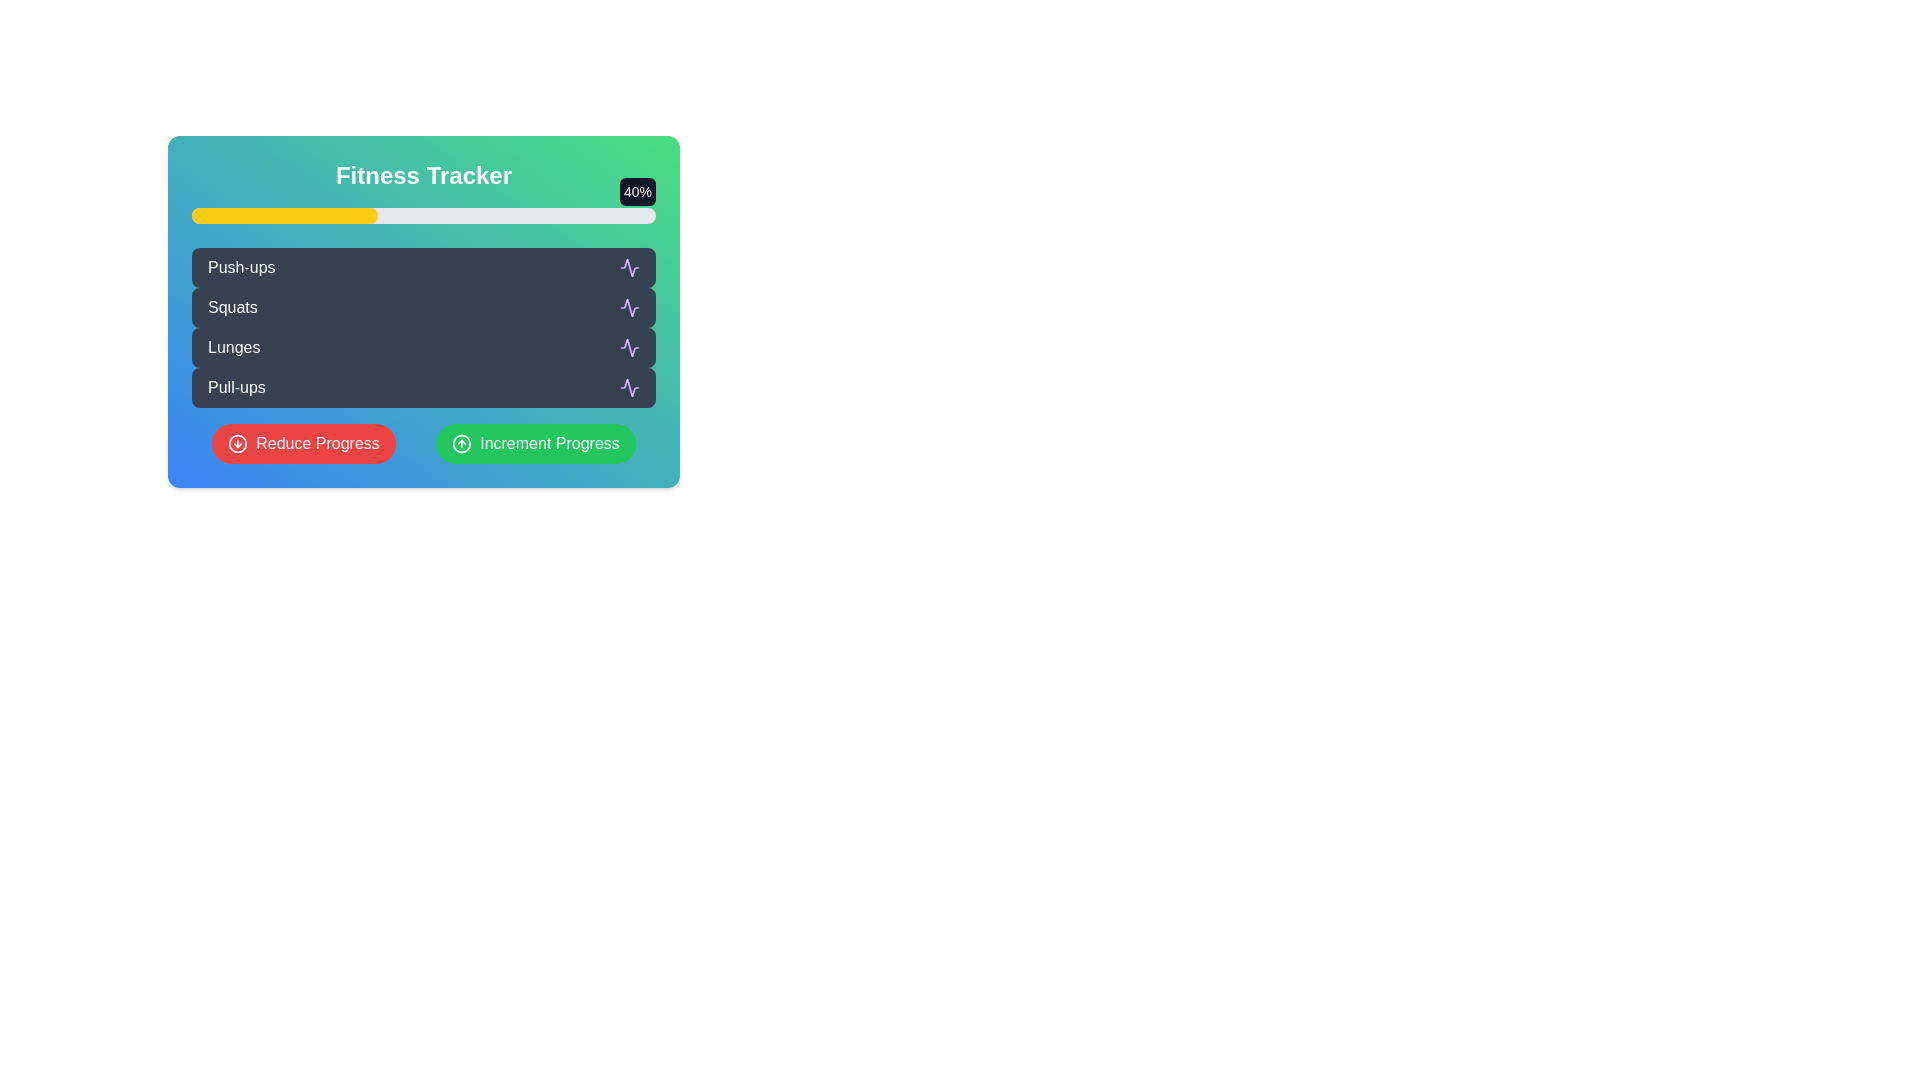 This screenshot has width=1920, height=1080. Describe the element at coordinates (628, 266) in the screenshot. I see `the purple waveform icon located within the fitness tracker table, adjacent to the 'Push-ups' text` at that location.